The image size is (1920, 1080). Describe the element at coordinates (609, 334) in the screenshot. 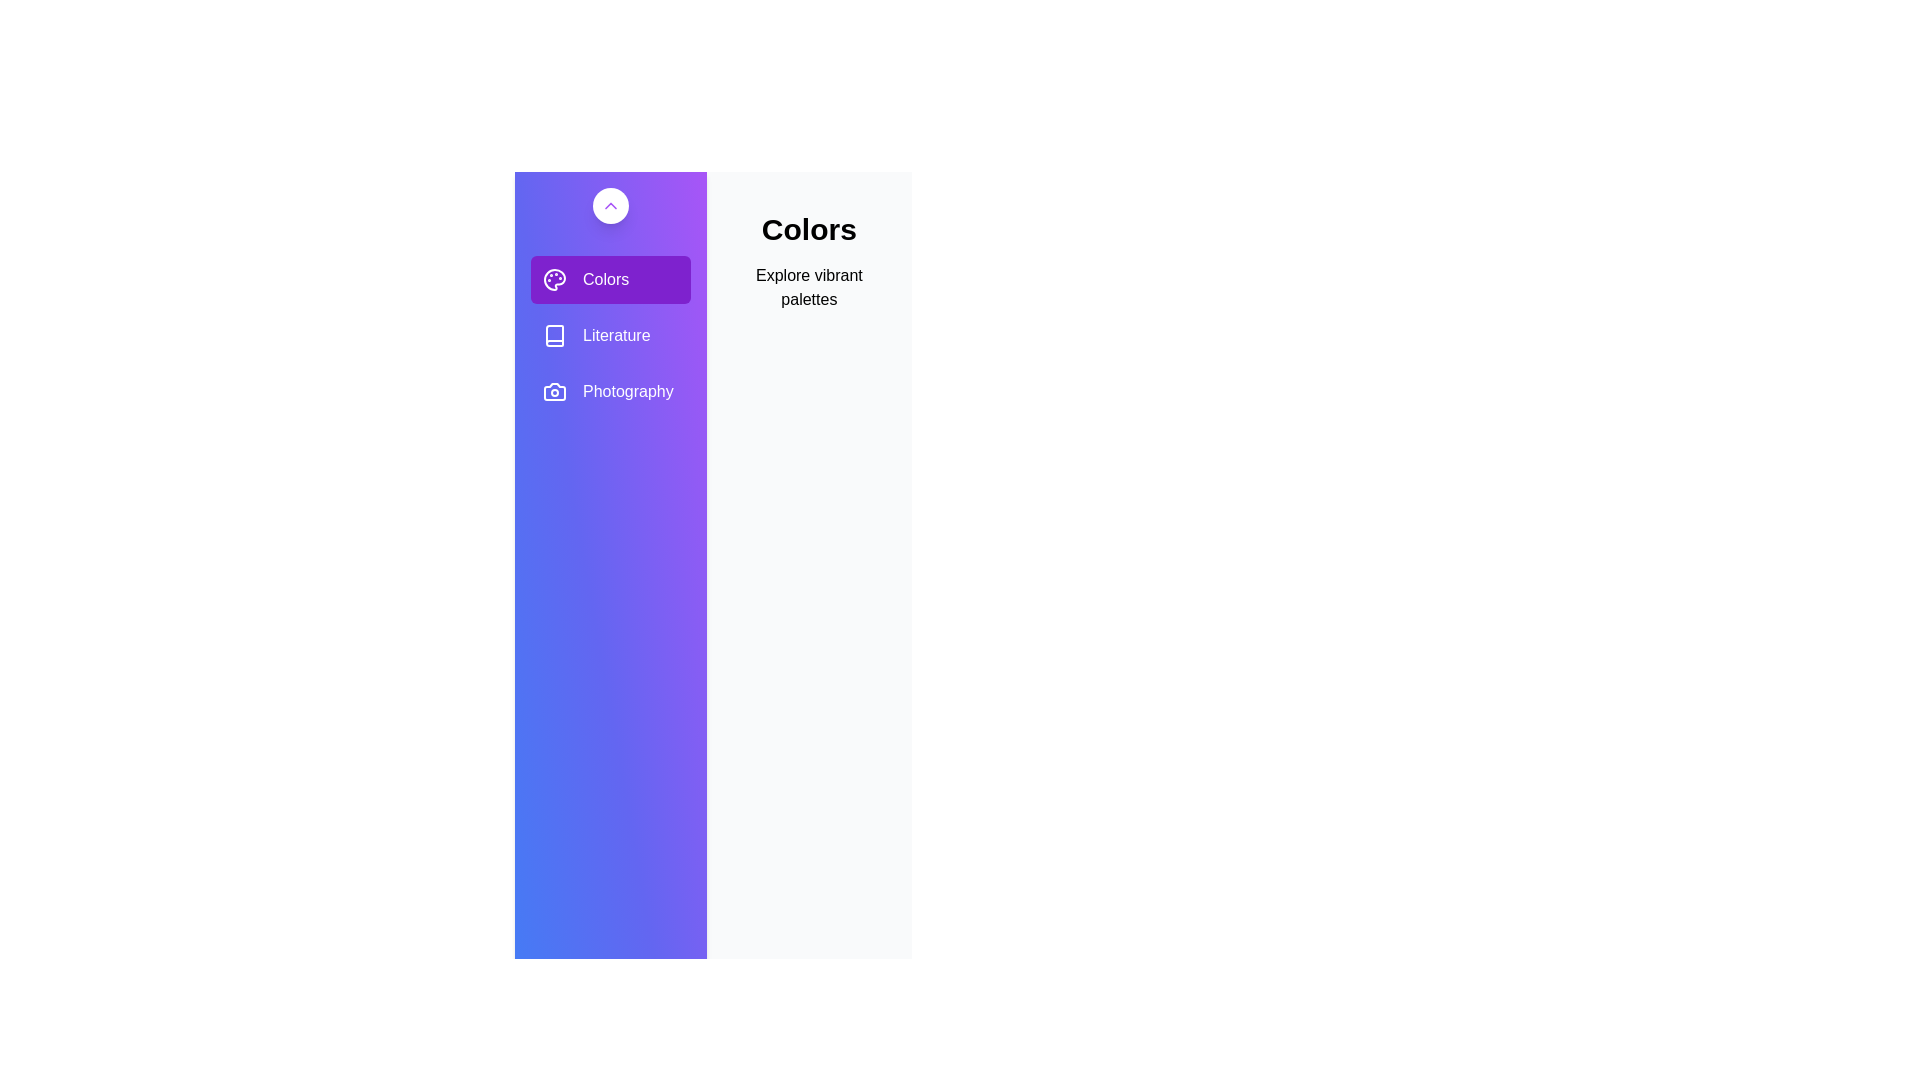

I see `the gallery Literature from the sidebar` at that location.